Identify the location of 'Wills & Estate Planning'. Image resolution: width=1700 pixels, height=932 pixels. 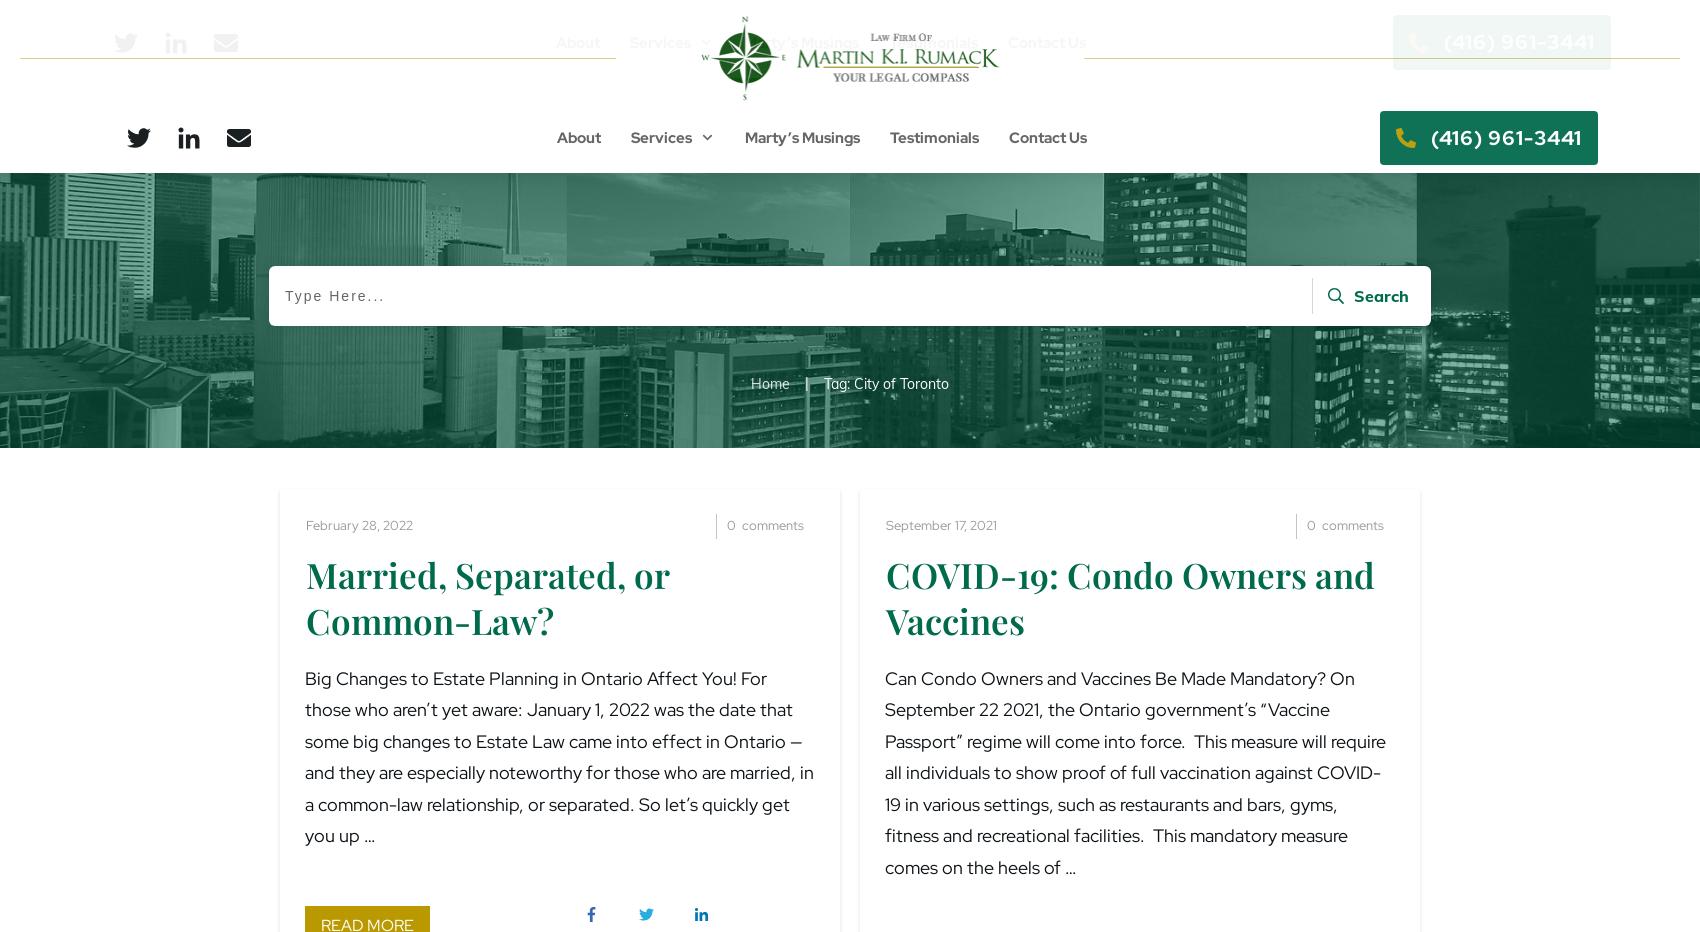
(763, 195).